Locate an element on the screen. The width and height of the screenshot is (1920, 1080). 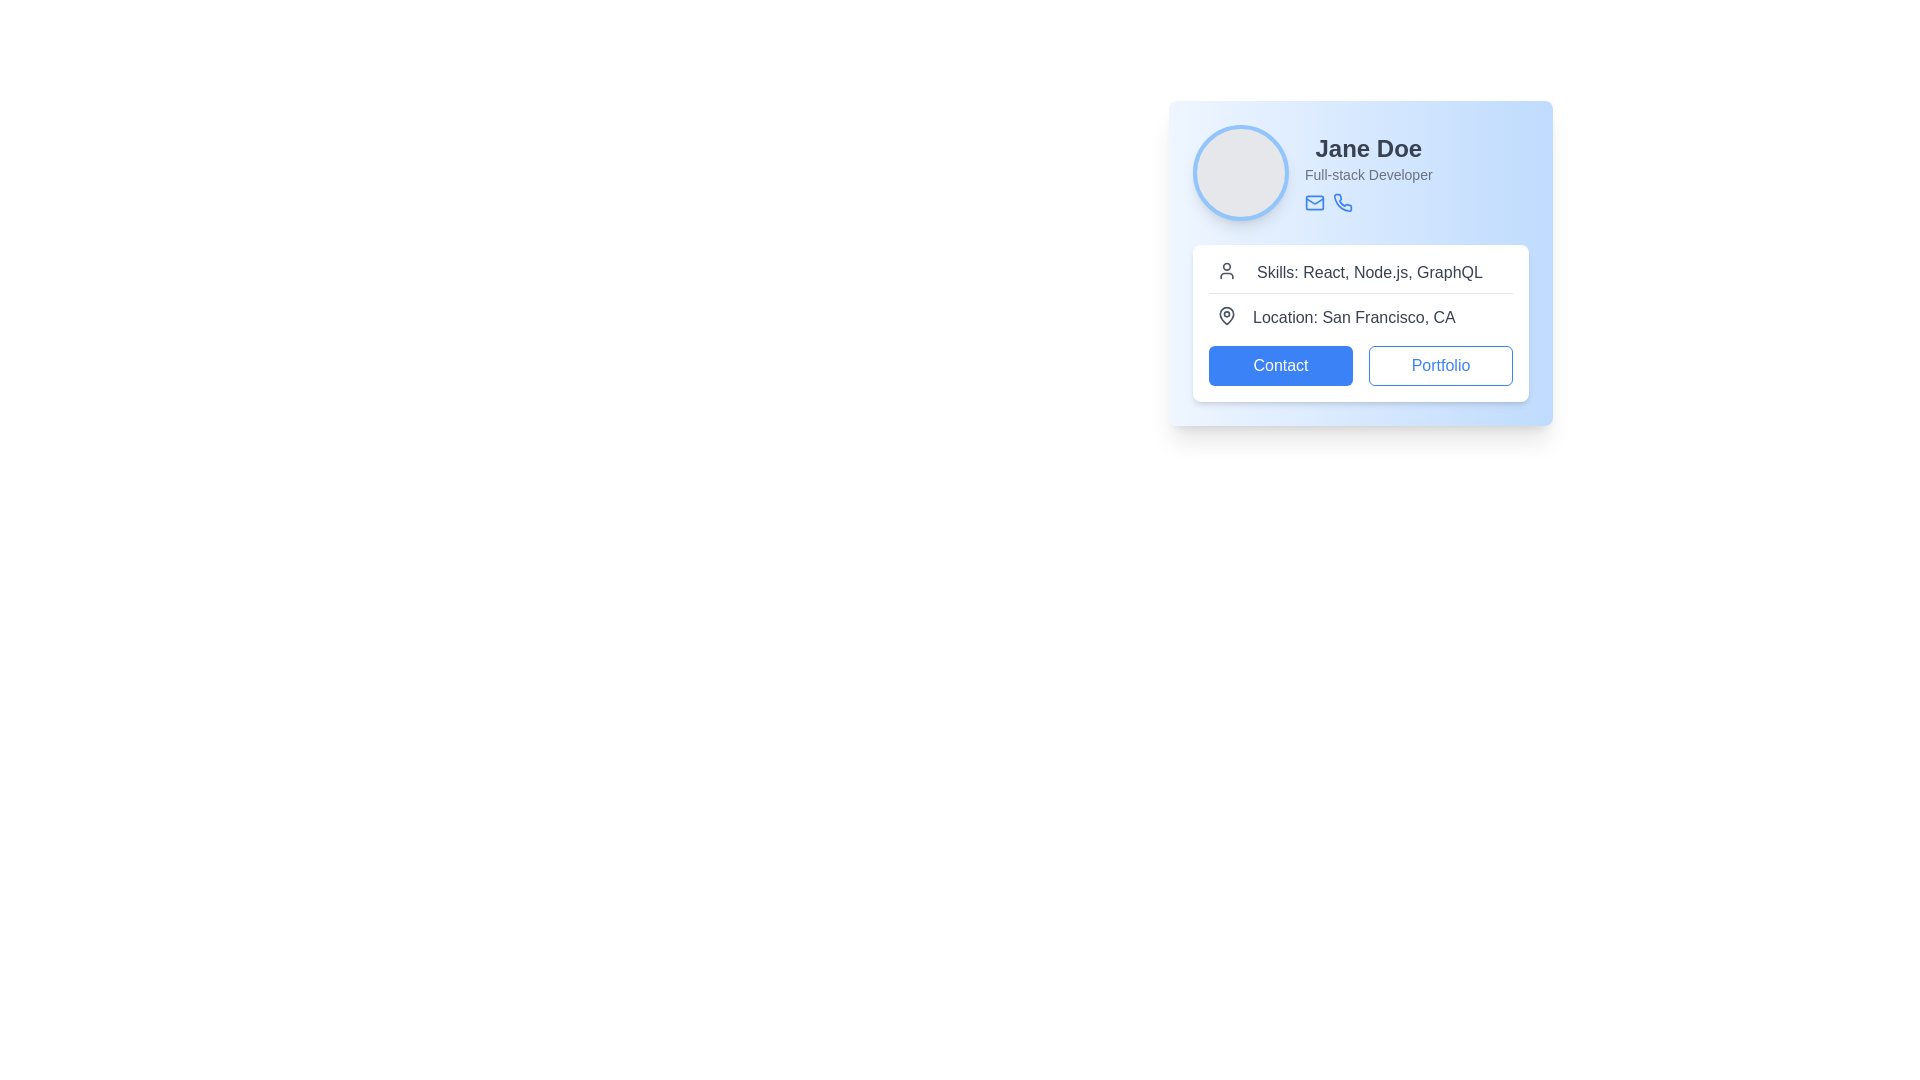
the user profile silhouette icon, which is styled in gray and located to the left of the text 'Skills: React, Node.js, GraphQL' within the 'Skills' box is located at coordinates (1226, 270).